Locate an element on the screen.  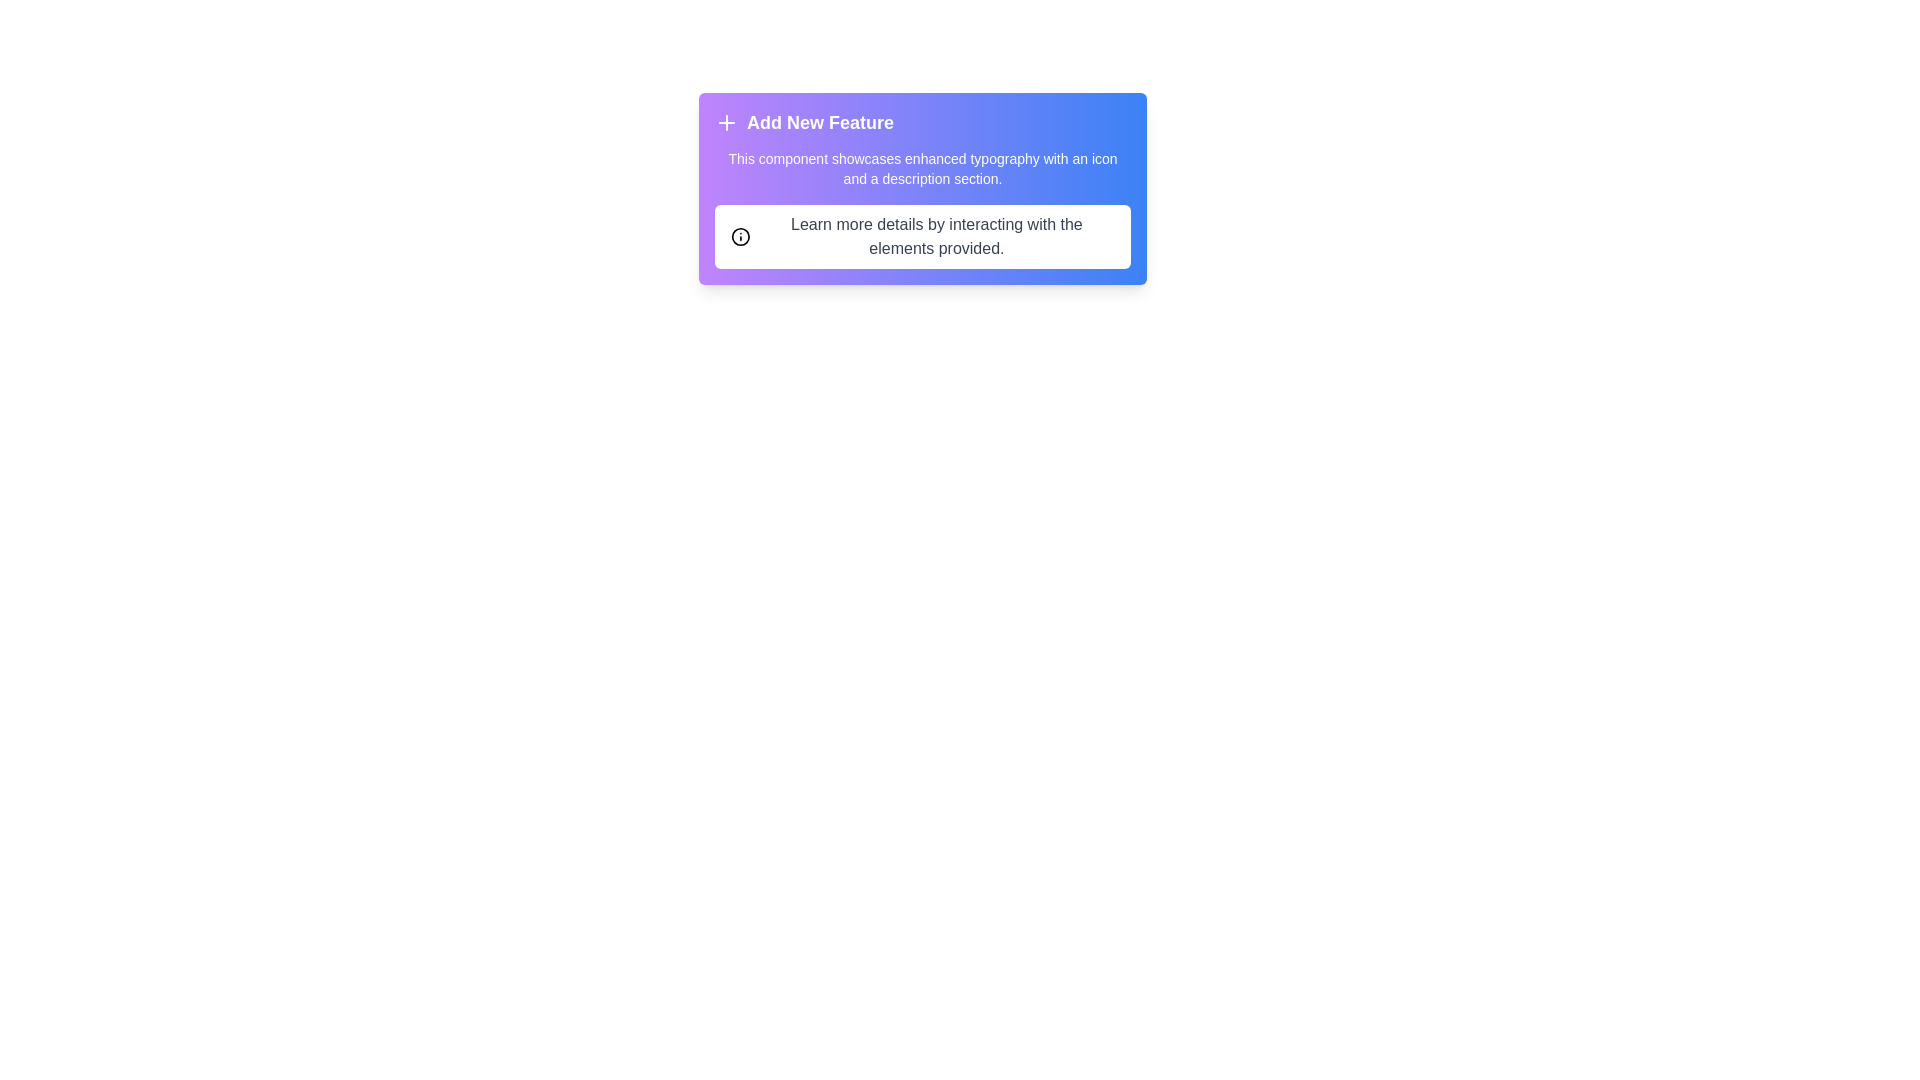
the plus symbol icon located to the left of the 'Add New Feature' title, which represents the 'Add' action is located at coordinates (725, 123).